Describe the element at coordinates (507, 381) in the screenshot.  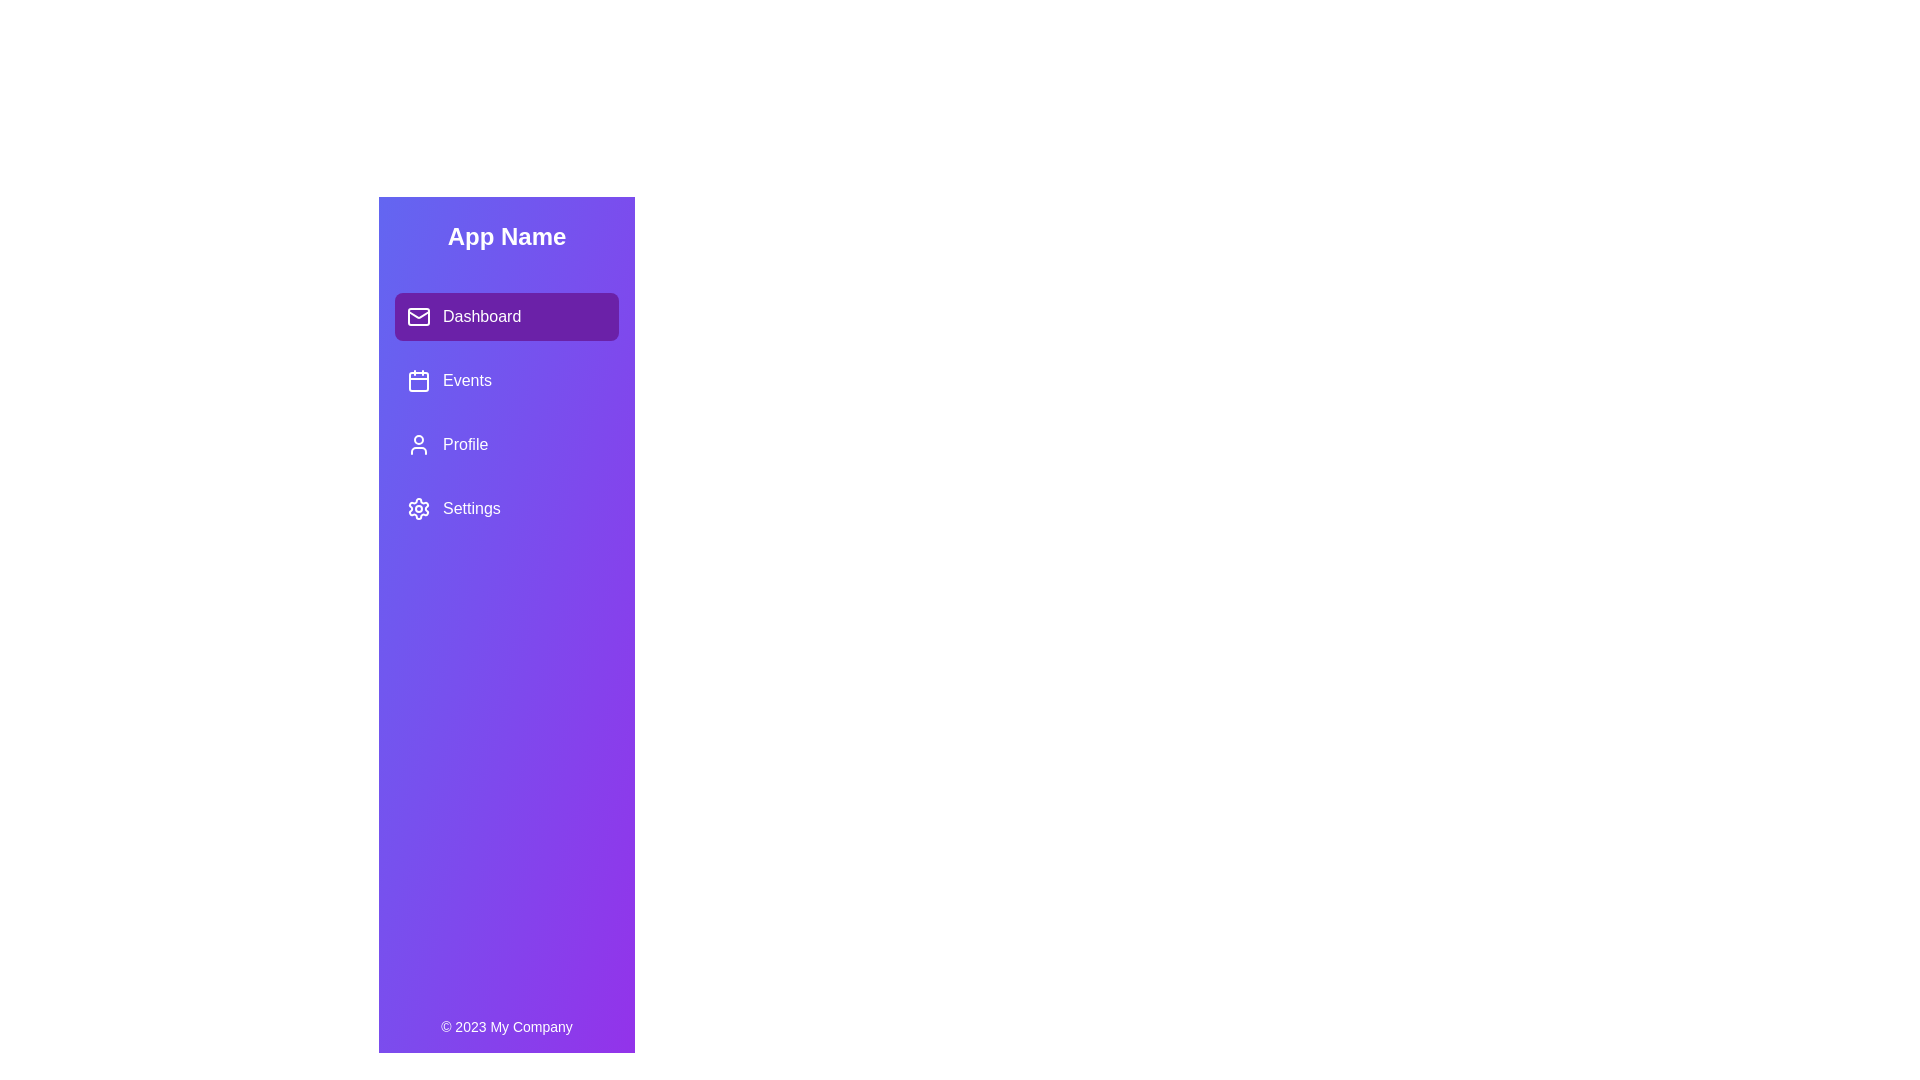
I see `the navigation item corresponding to Events` at that location.